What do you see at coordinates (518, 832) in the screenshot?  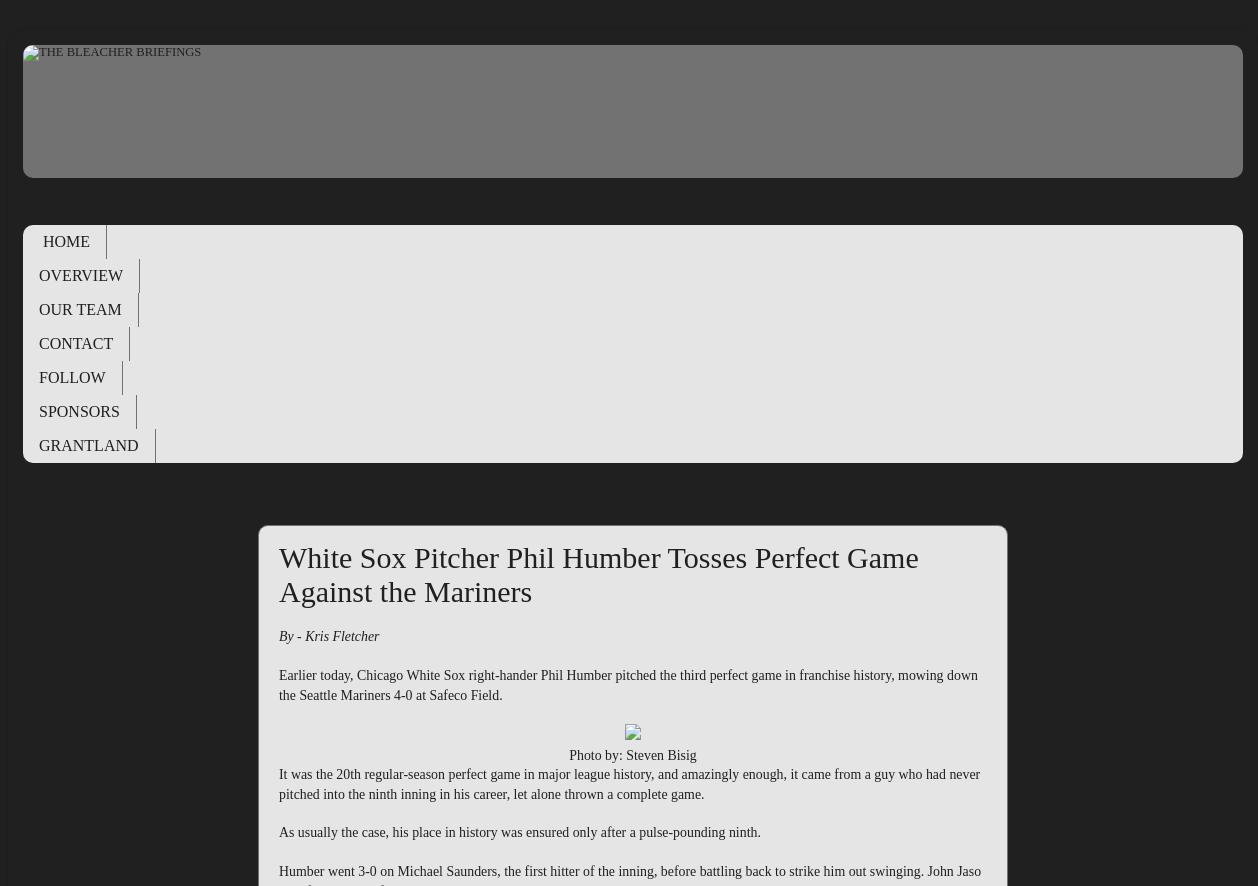 I see `'As usually the case, his place in history was ensured only after a pulse-pounding ninth.'` at bounding box center [518, 832].